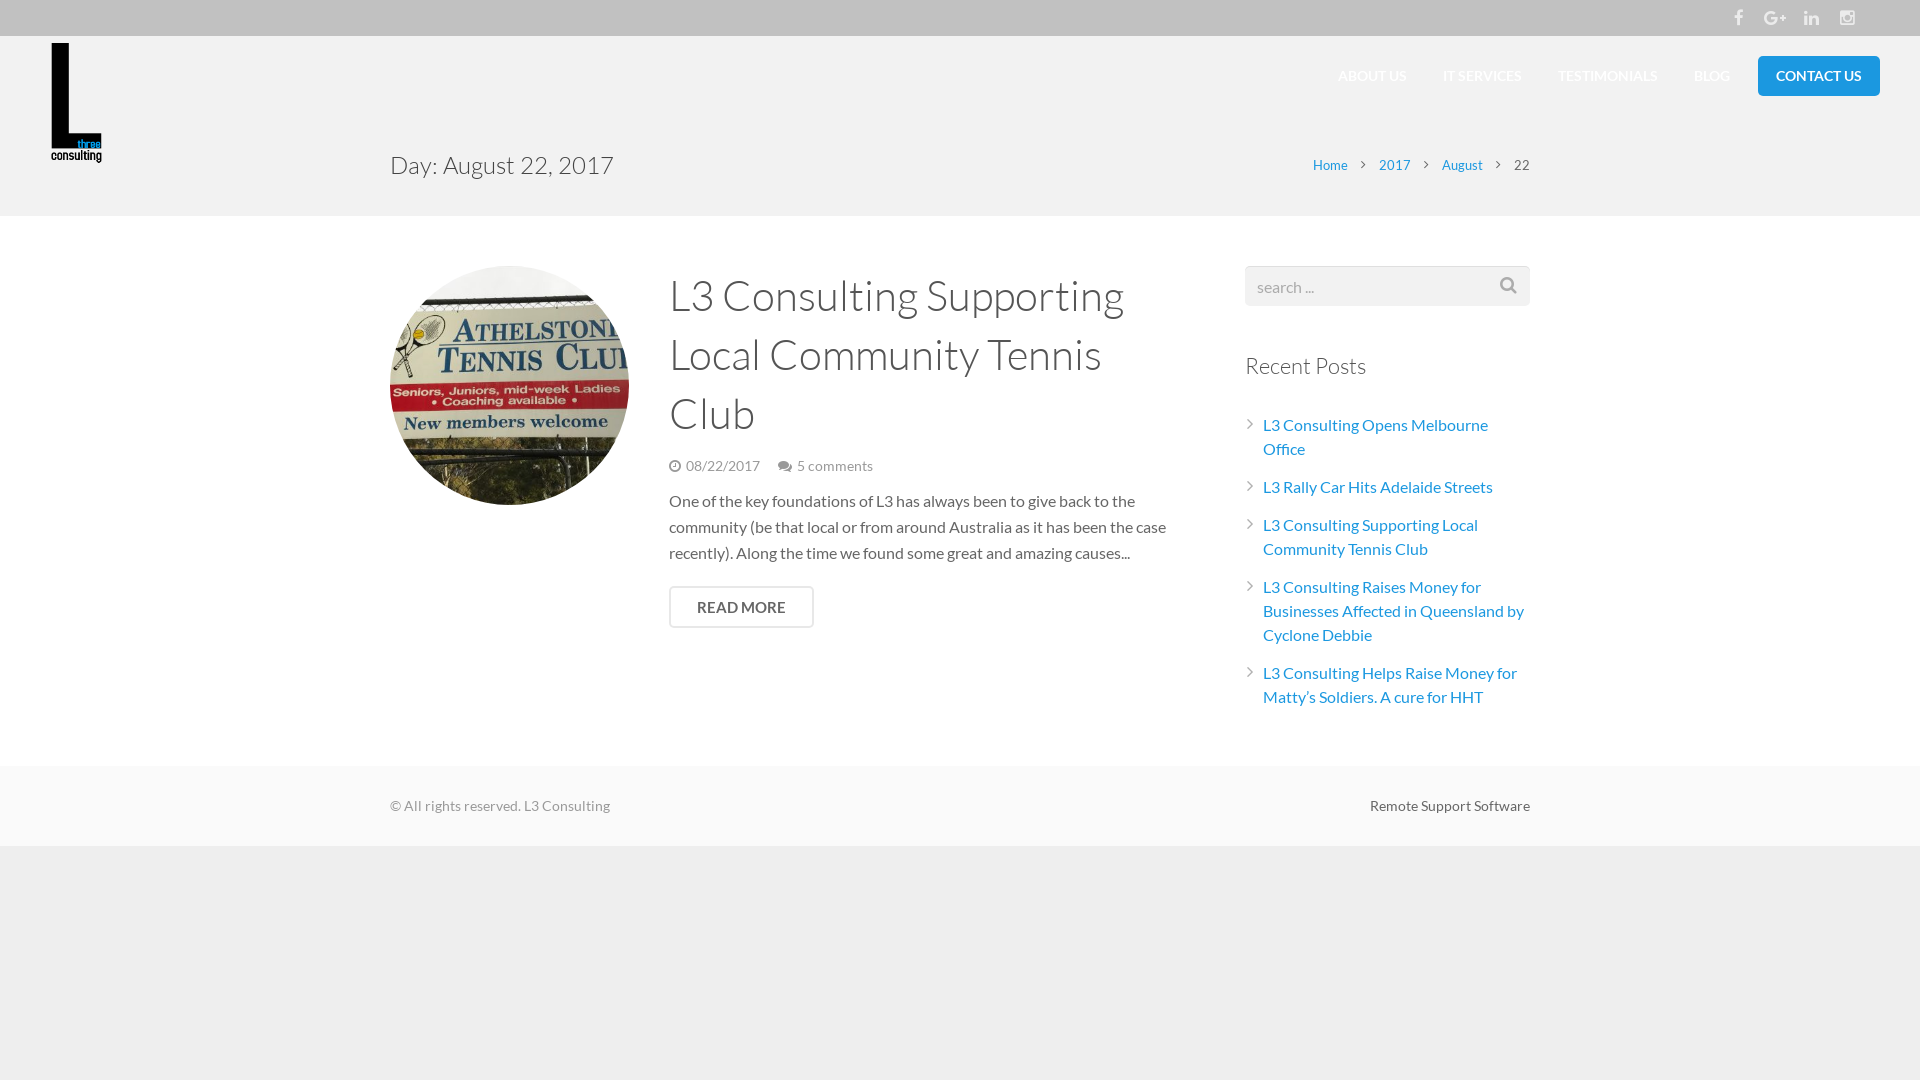  Describe the element at coordinates (1313, 164) in the screenshot. I see `'Home'` at that location.